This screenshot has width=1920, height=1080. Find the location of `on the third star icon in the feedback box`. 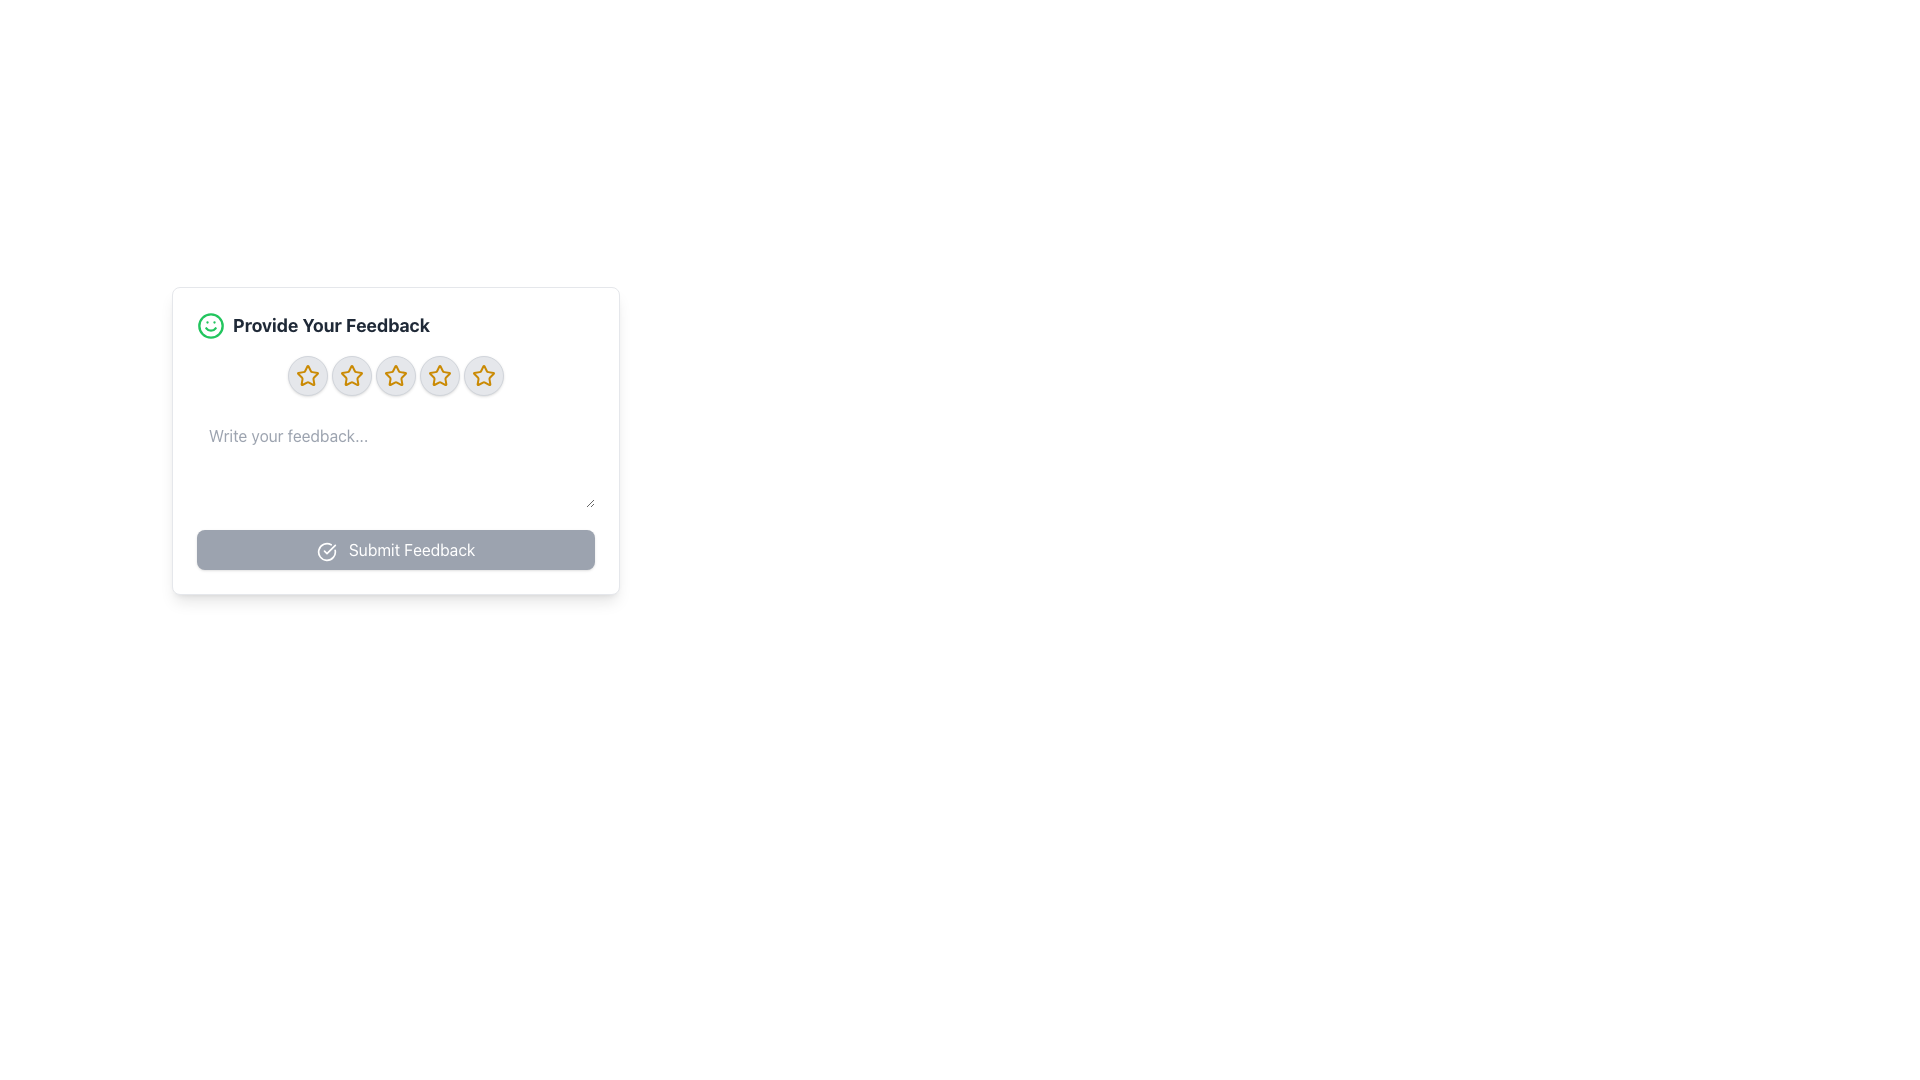

on the third star icon in the feedback box is located at coordinates (351, 375).